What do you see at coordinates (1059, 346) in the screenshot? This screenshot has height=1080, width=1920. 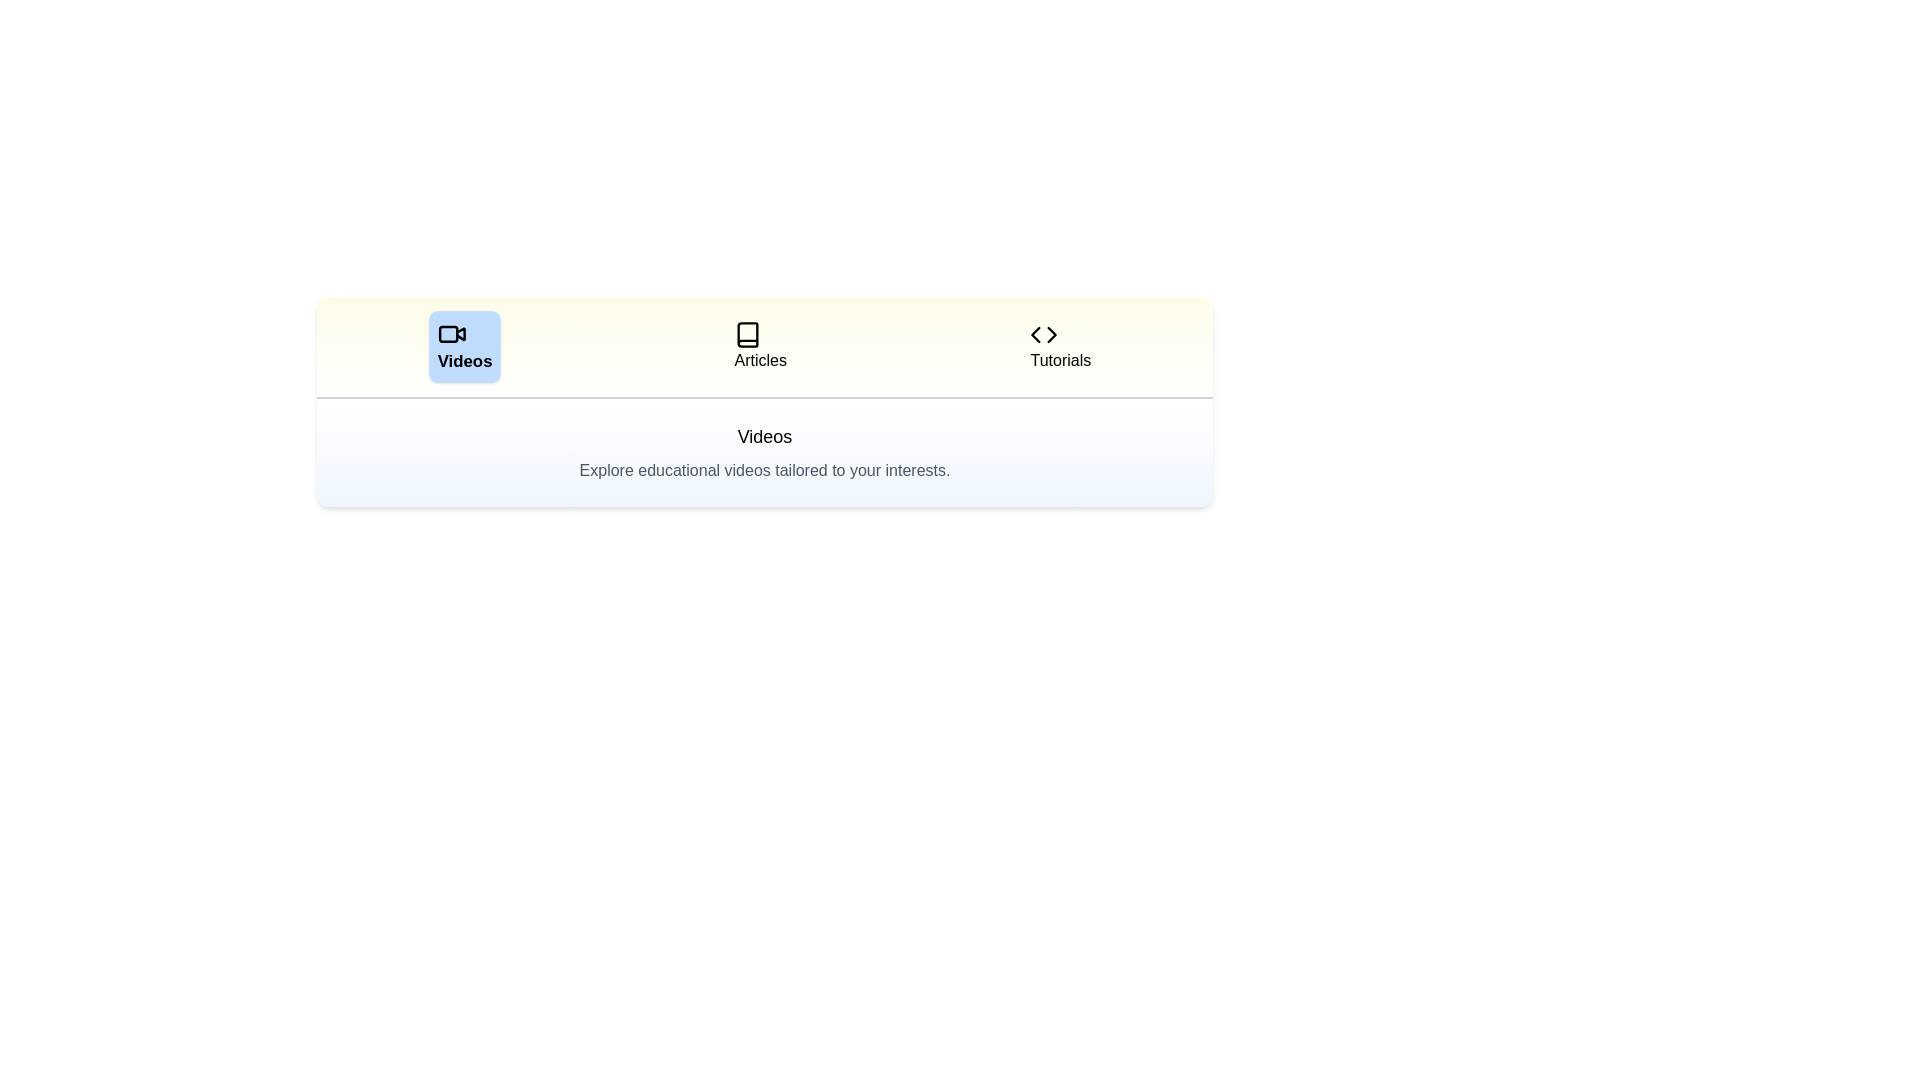 I see `the tab labeled Tutorials` at bounding box center [1059, 346].